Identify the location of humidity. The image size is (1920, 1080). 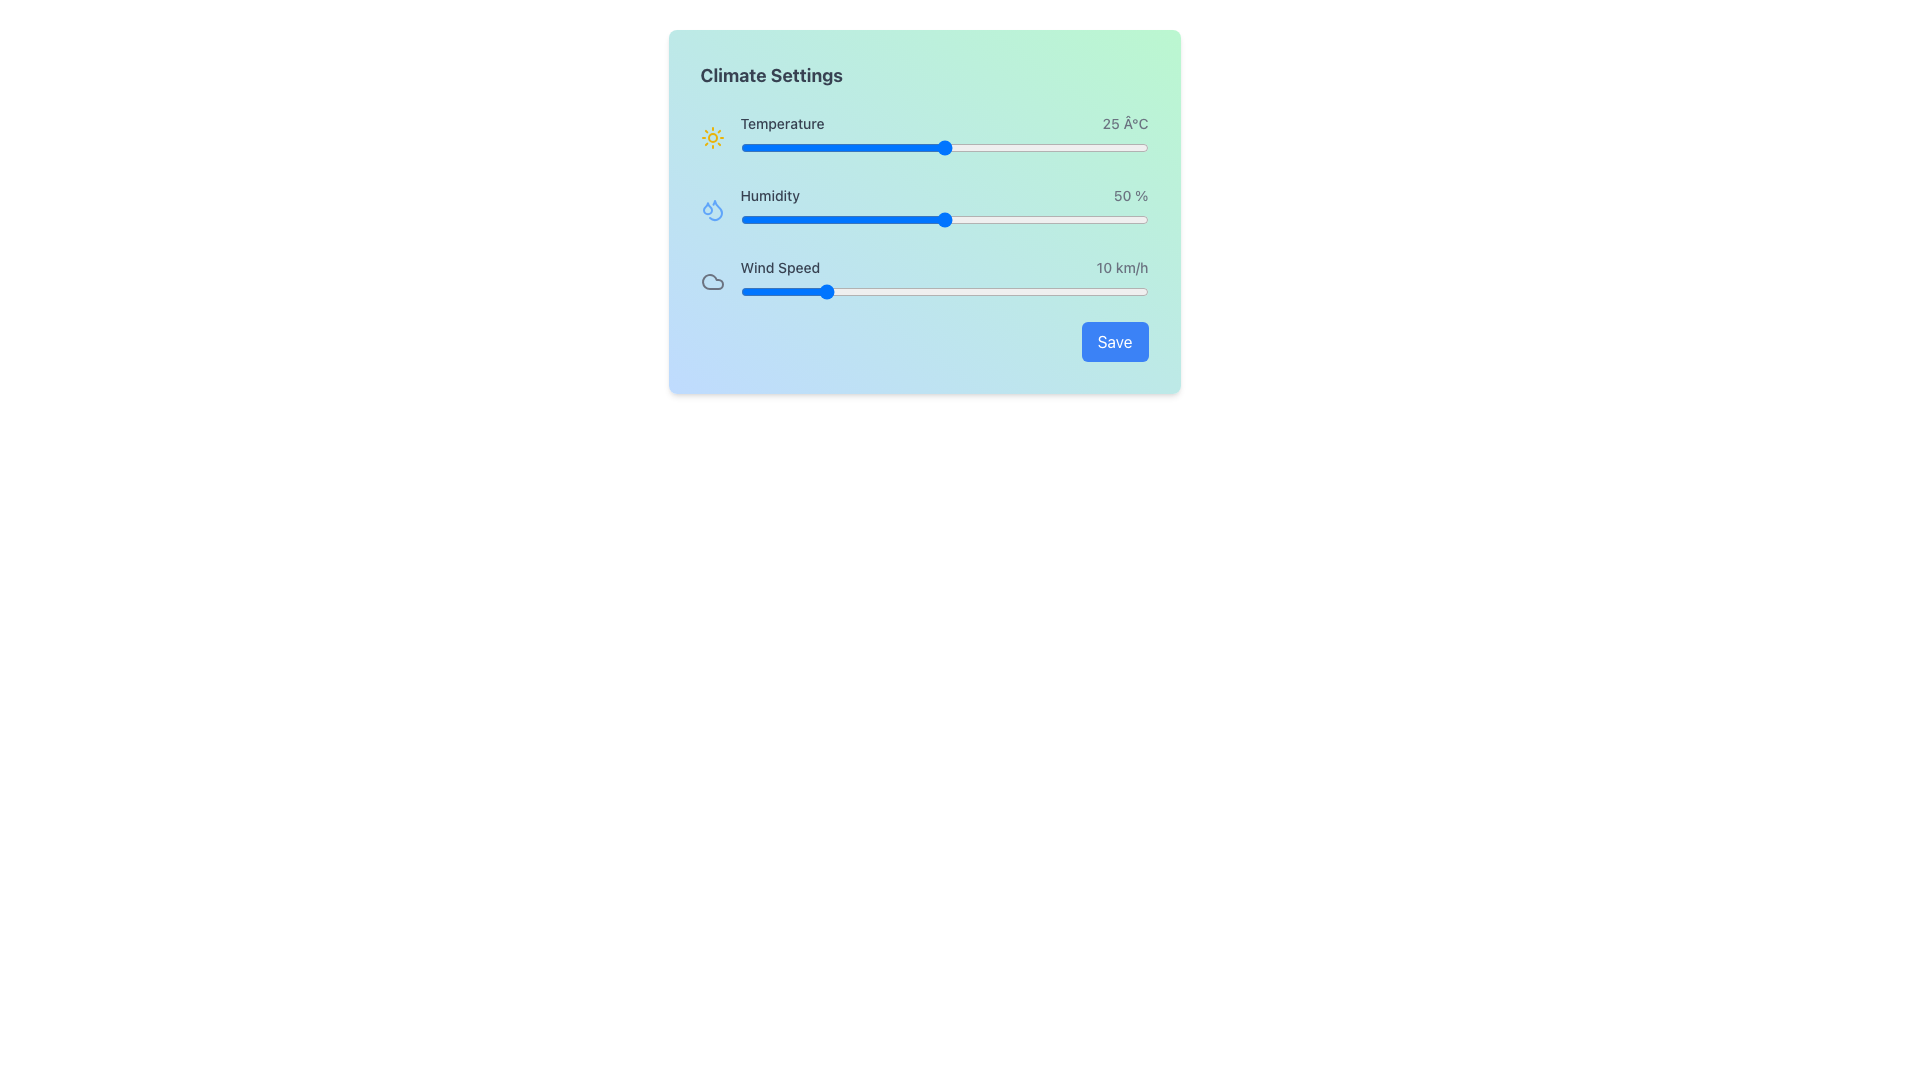
(826, 219).